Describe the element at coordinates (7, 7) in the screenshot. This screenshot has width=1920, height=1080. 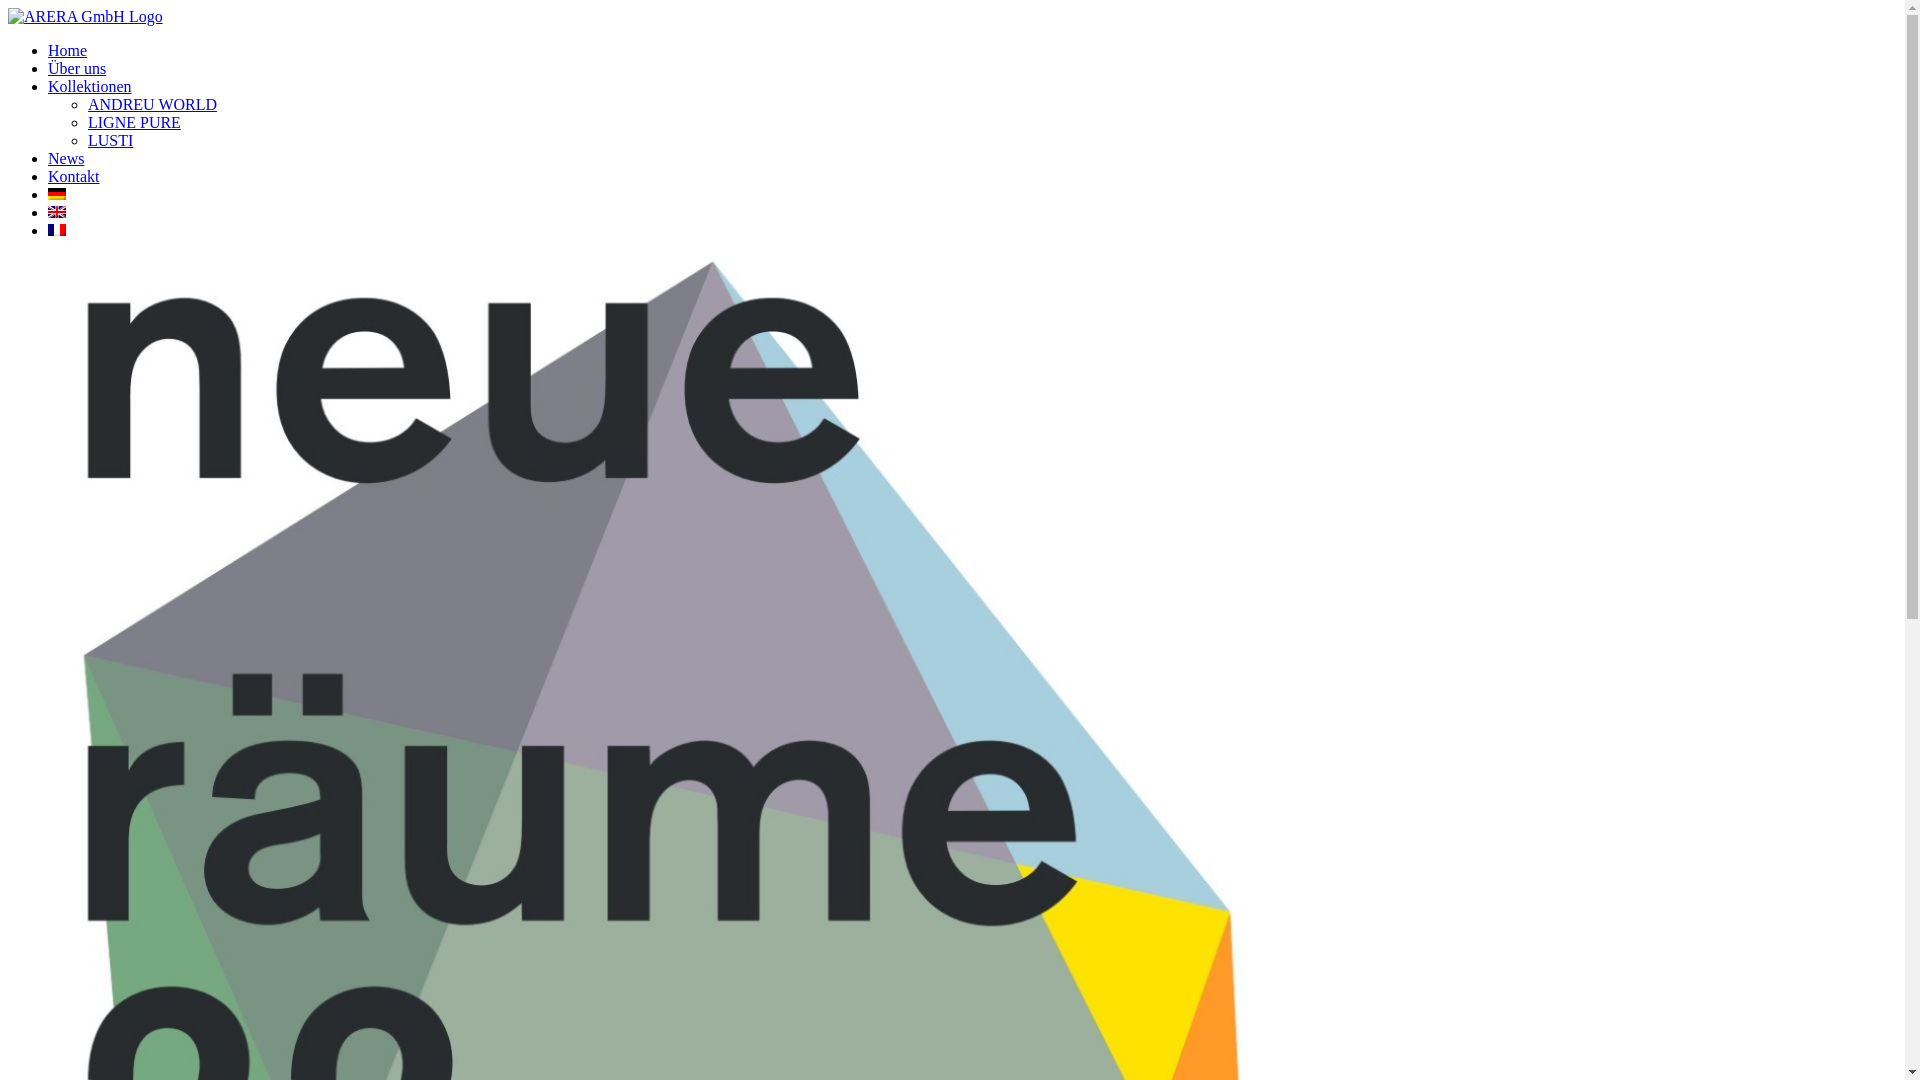
I see `'Zum Inhalt springen'` at that location.